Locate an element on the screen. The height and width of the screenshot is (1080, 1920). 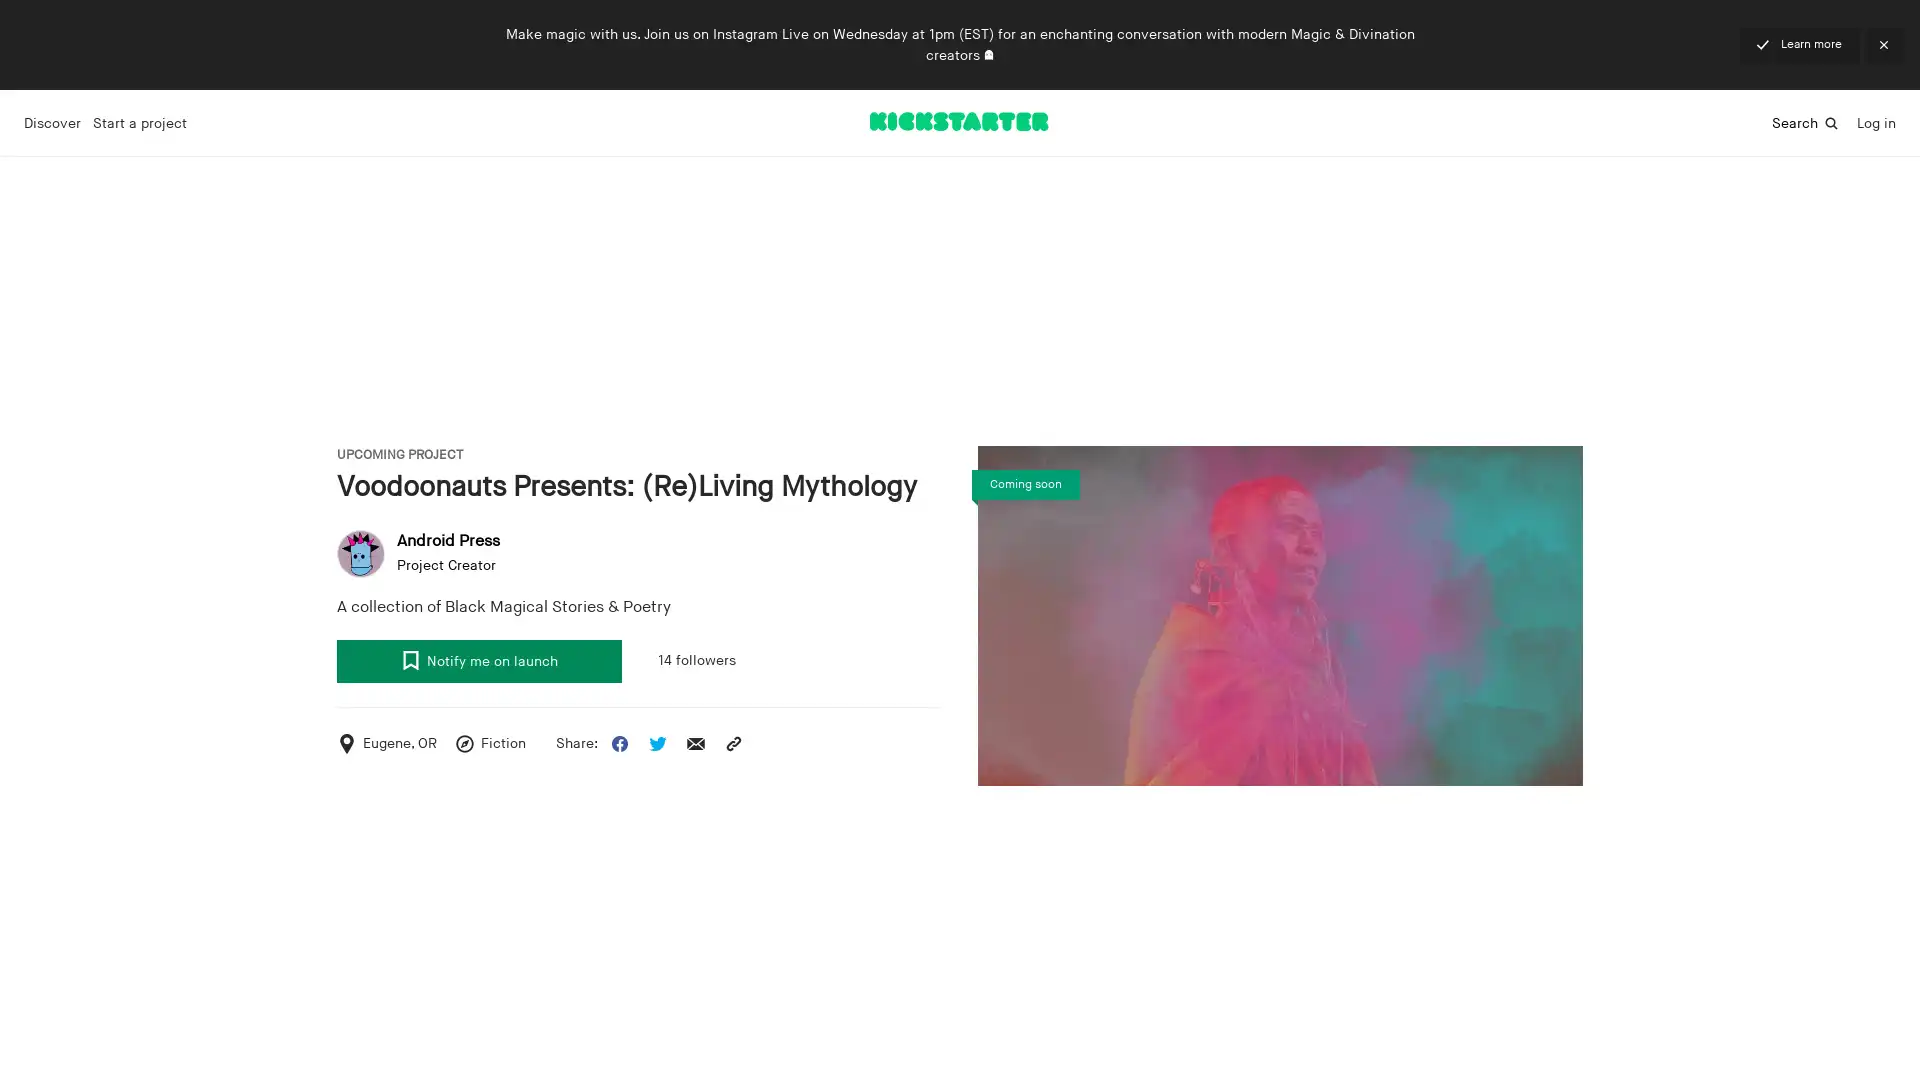
user avatar Android Press Project Creator is located at coordinates (417, 552).